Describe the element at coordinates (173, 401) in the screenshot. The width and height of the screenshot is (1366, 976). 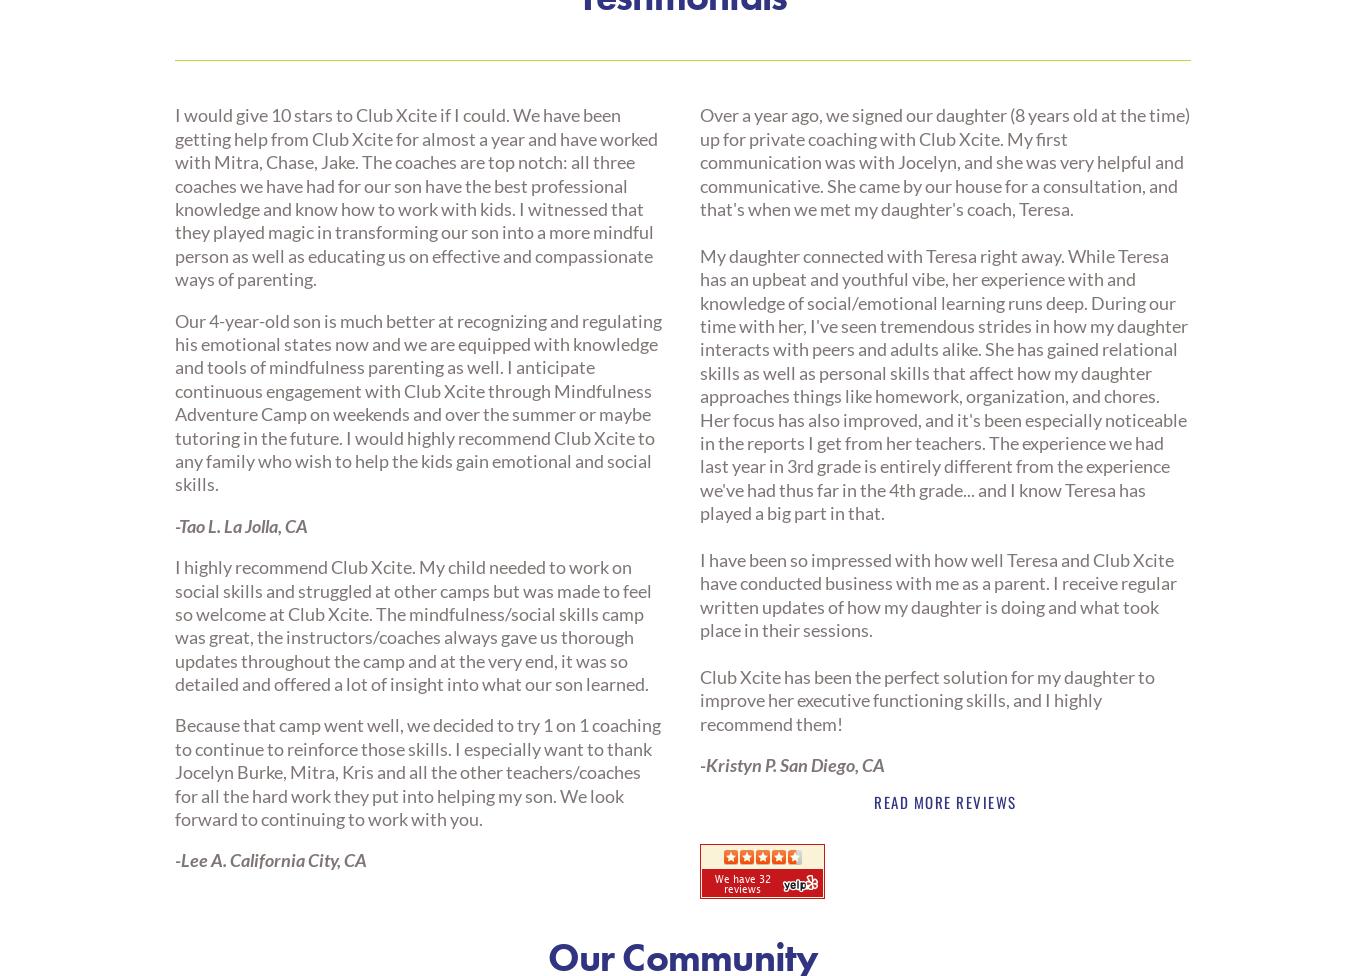
I see `'Our 4-year-old son is much better at recognizing and regulating his emotional states now and we are equipped with knowledge and tools of mindfulness parenting as well. I anticipate continuous engagement with Club Xcite through Mindfulness Adventure Camp on weekends and over the summer or maybe tutoring in the future. I would highly recommend Club Xcite to any family who wish to help the kids gain emotional and social skills.'` at that location.